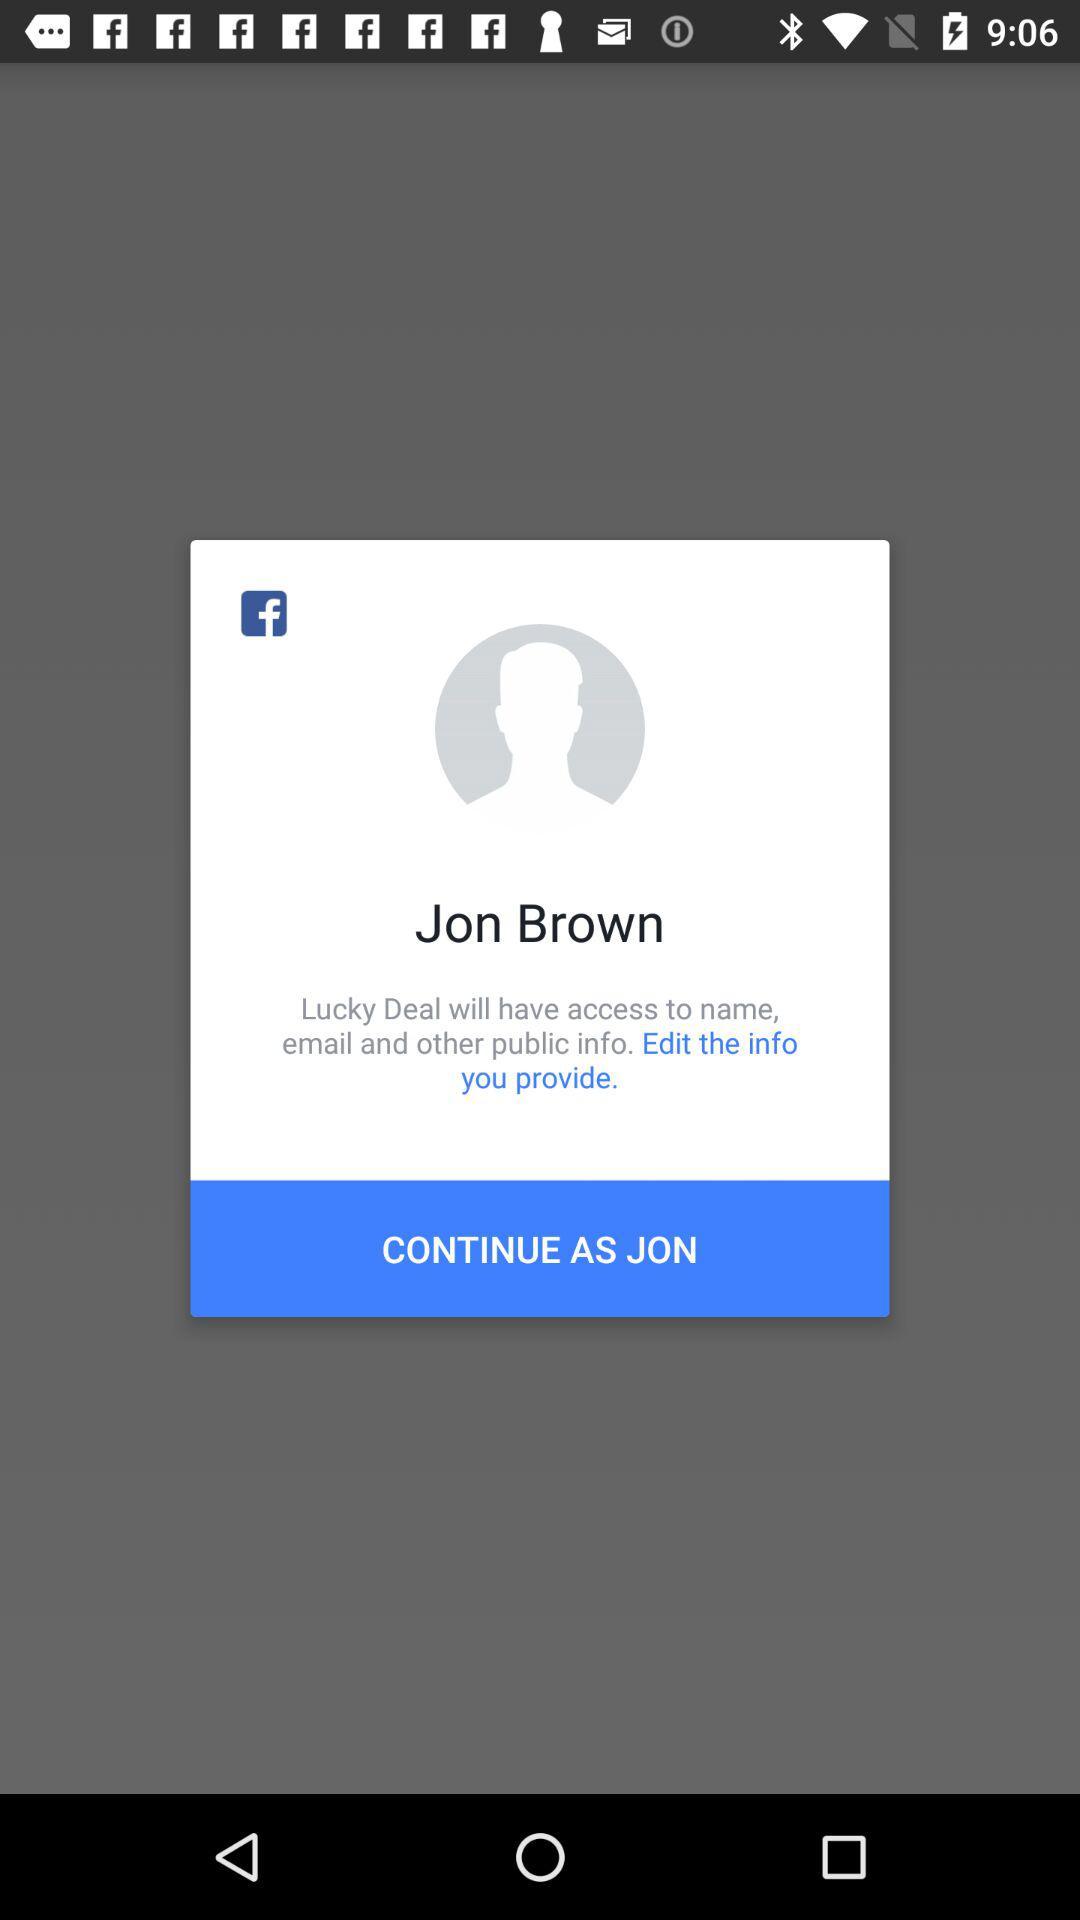  Describe the element at coordinates (540, 1247) in the screenshot. I see `item below the lucky deal will icon` at that location.